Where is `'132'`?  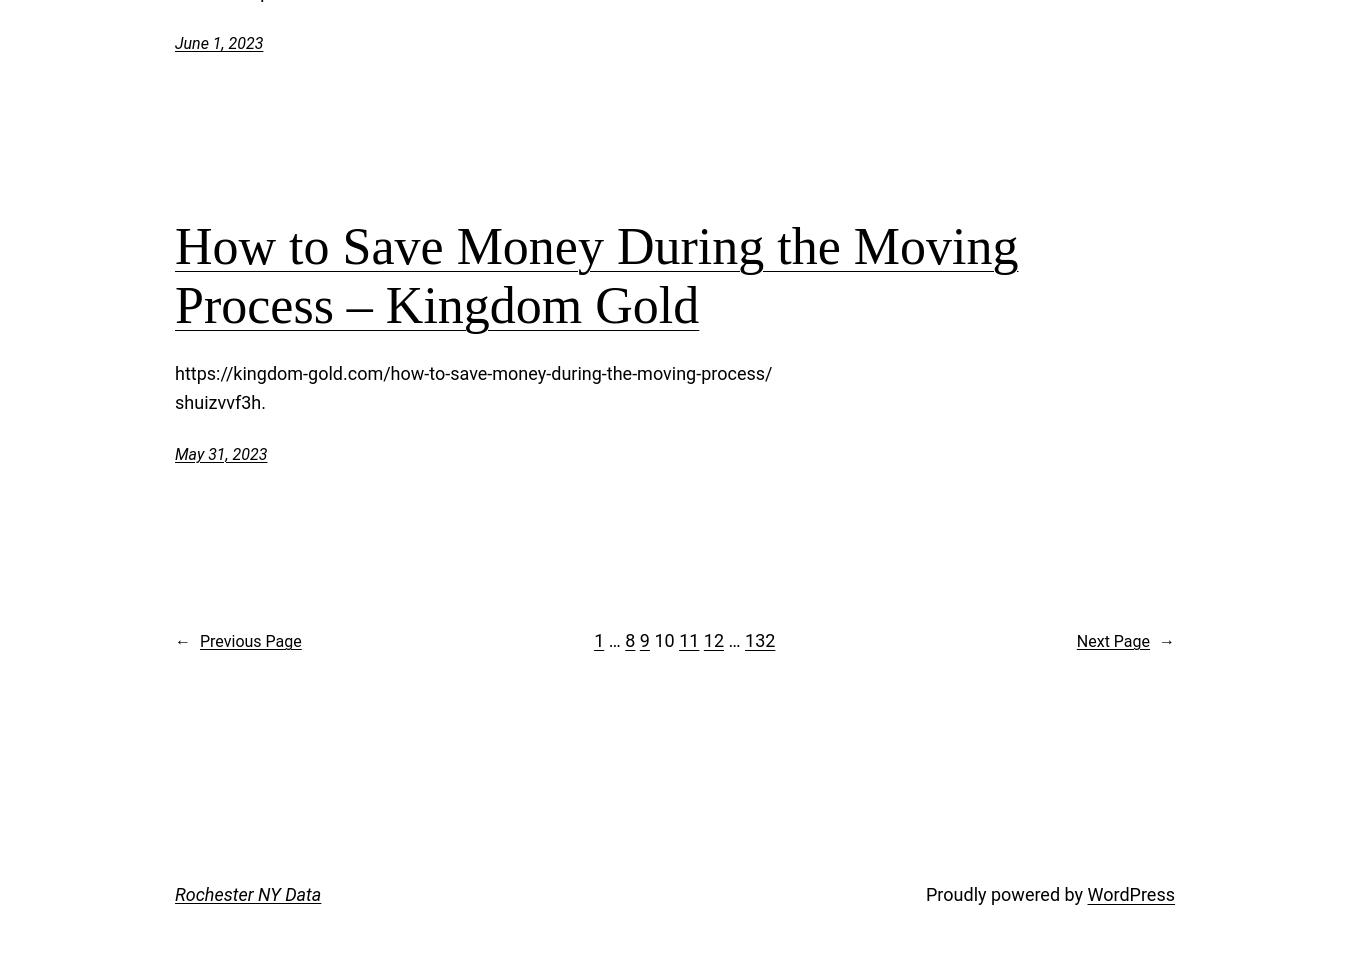
'132' is located at coordinates (759, 639).